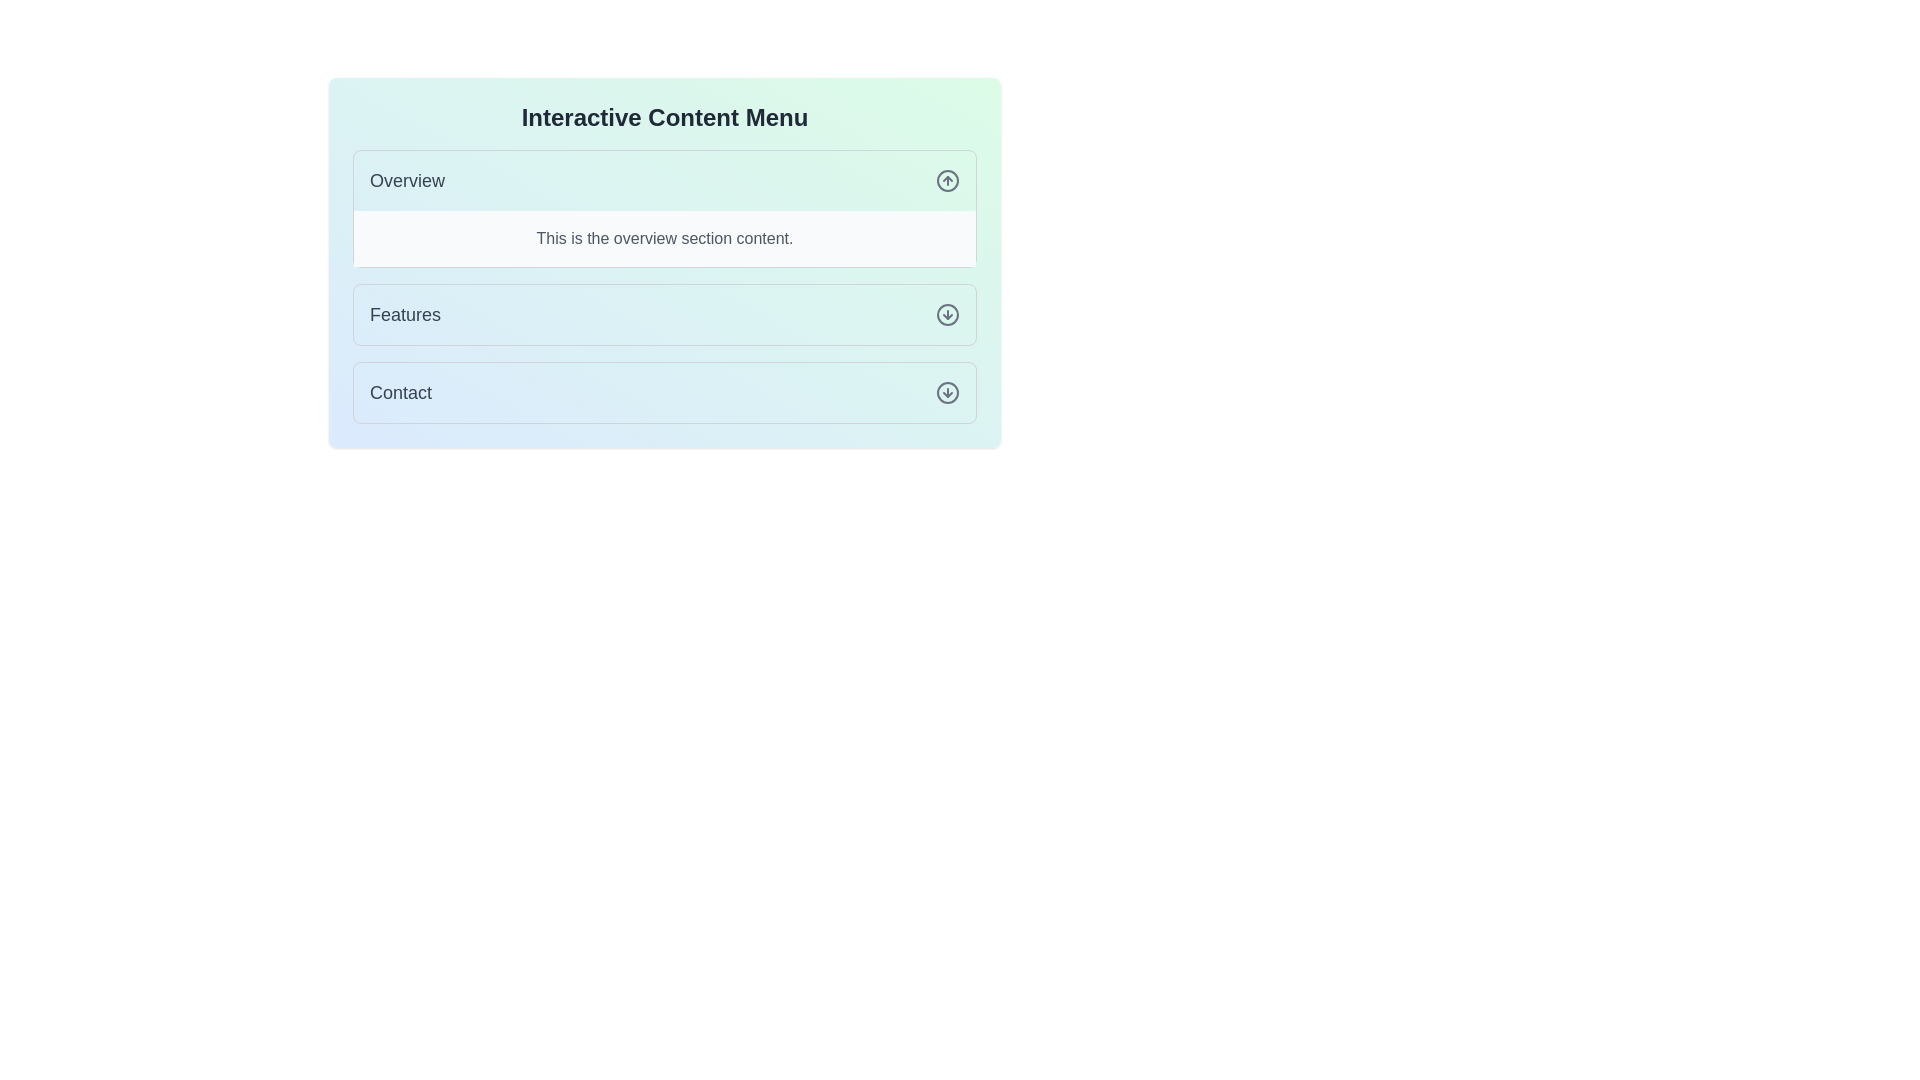  What do you see at coordinates (947, 393) in the screenshot?
I see `the decorative circular element or icon indicating a dropdown in the 'Contact' section located in the bottom-right of the interactive content menu interface` at bounding box center [947, 393].